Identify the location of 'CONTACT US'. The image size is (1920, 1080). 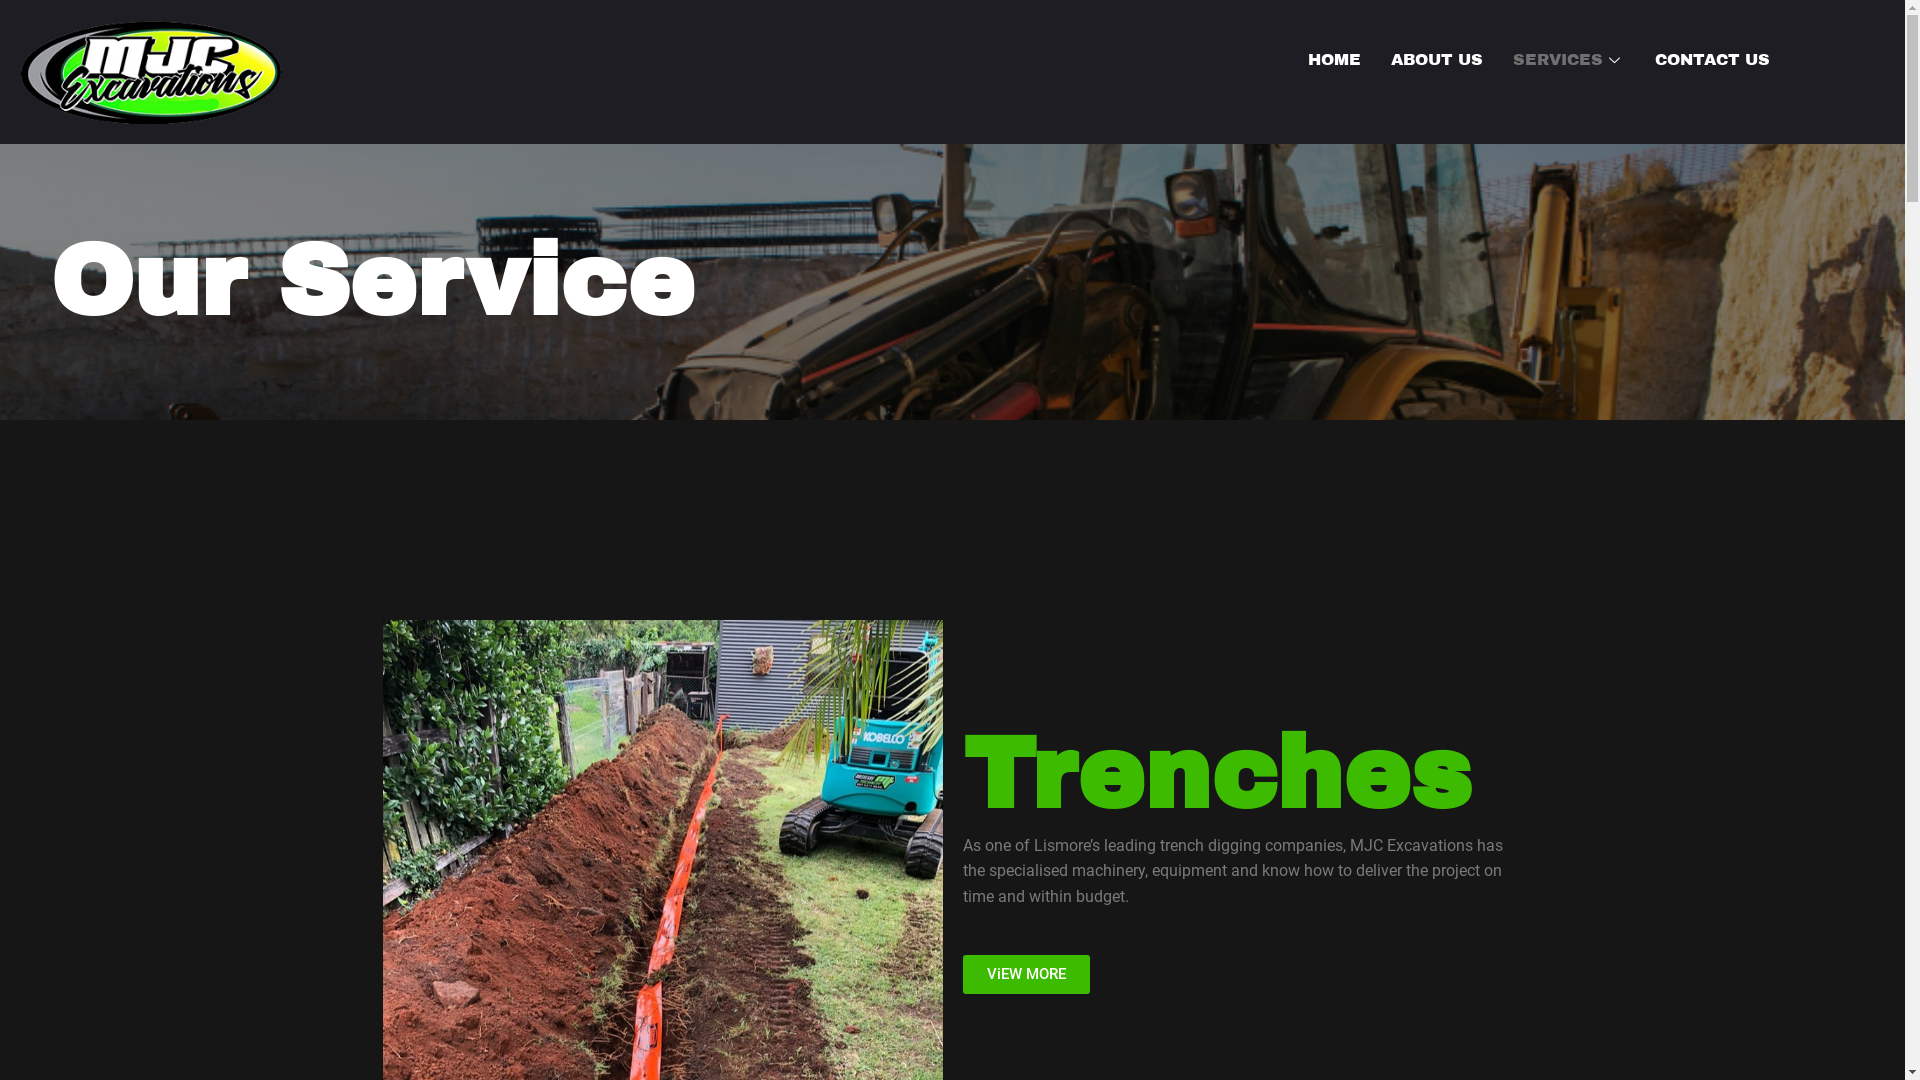
(1640, 59).